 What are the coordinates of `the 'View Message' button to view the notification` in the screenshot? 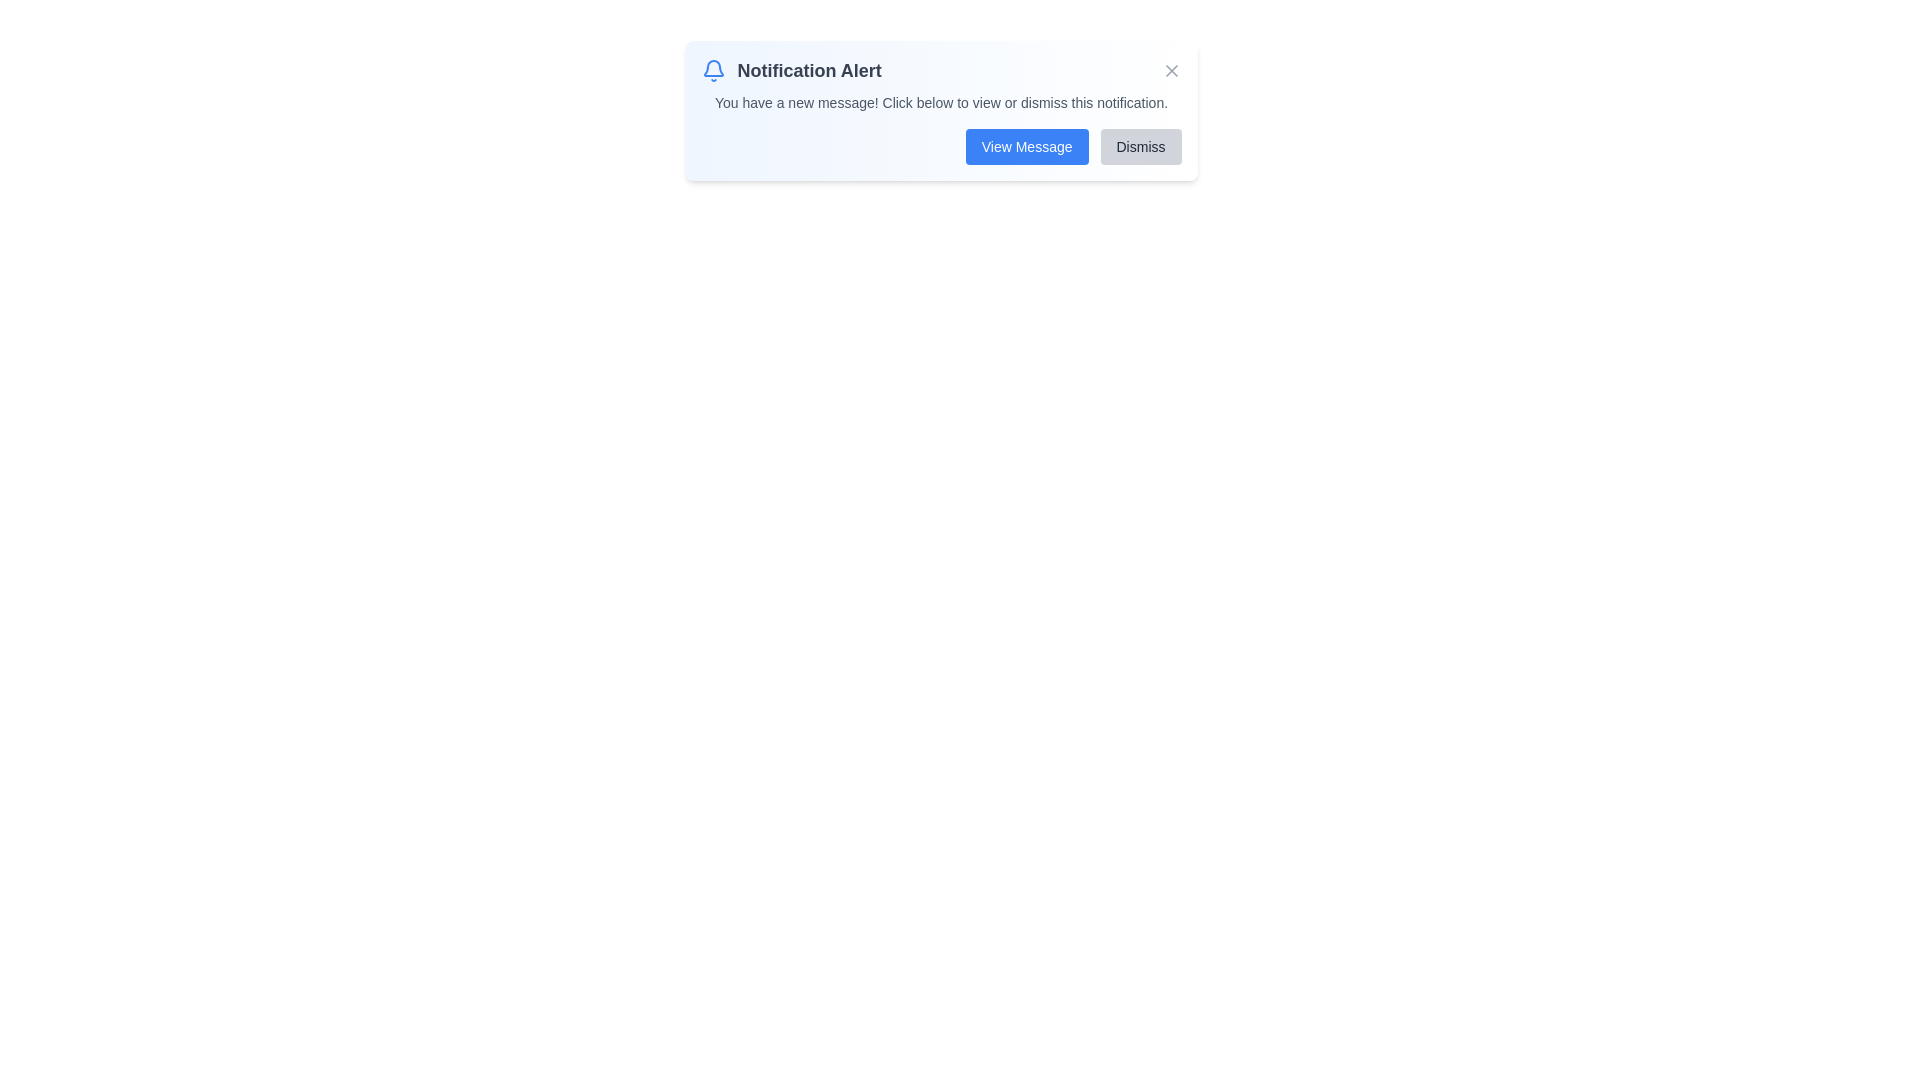 It's located at (1027, 145).